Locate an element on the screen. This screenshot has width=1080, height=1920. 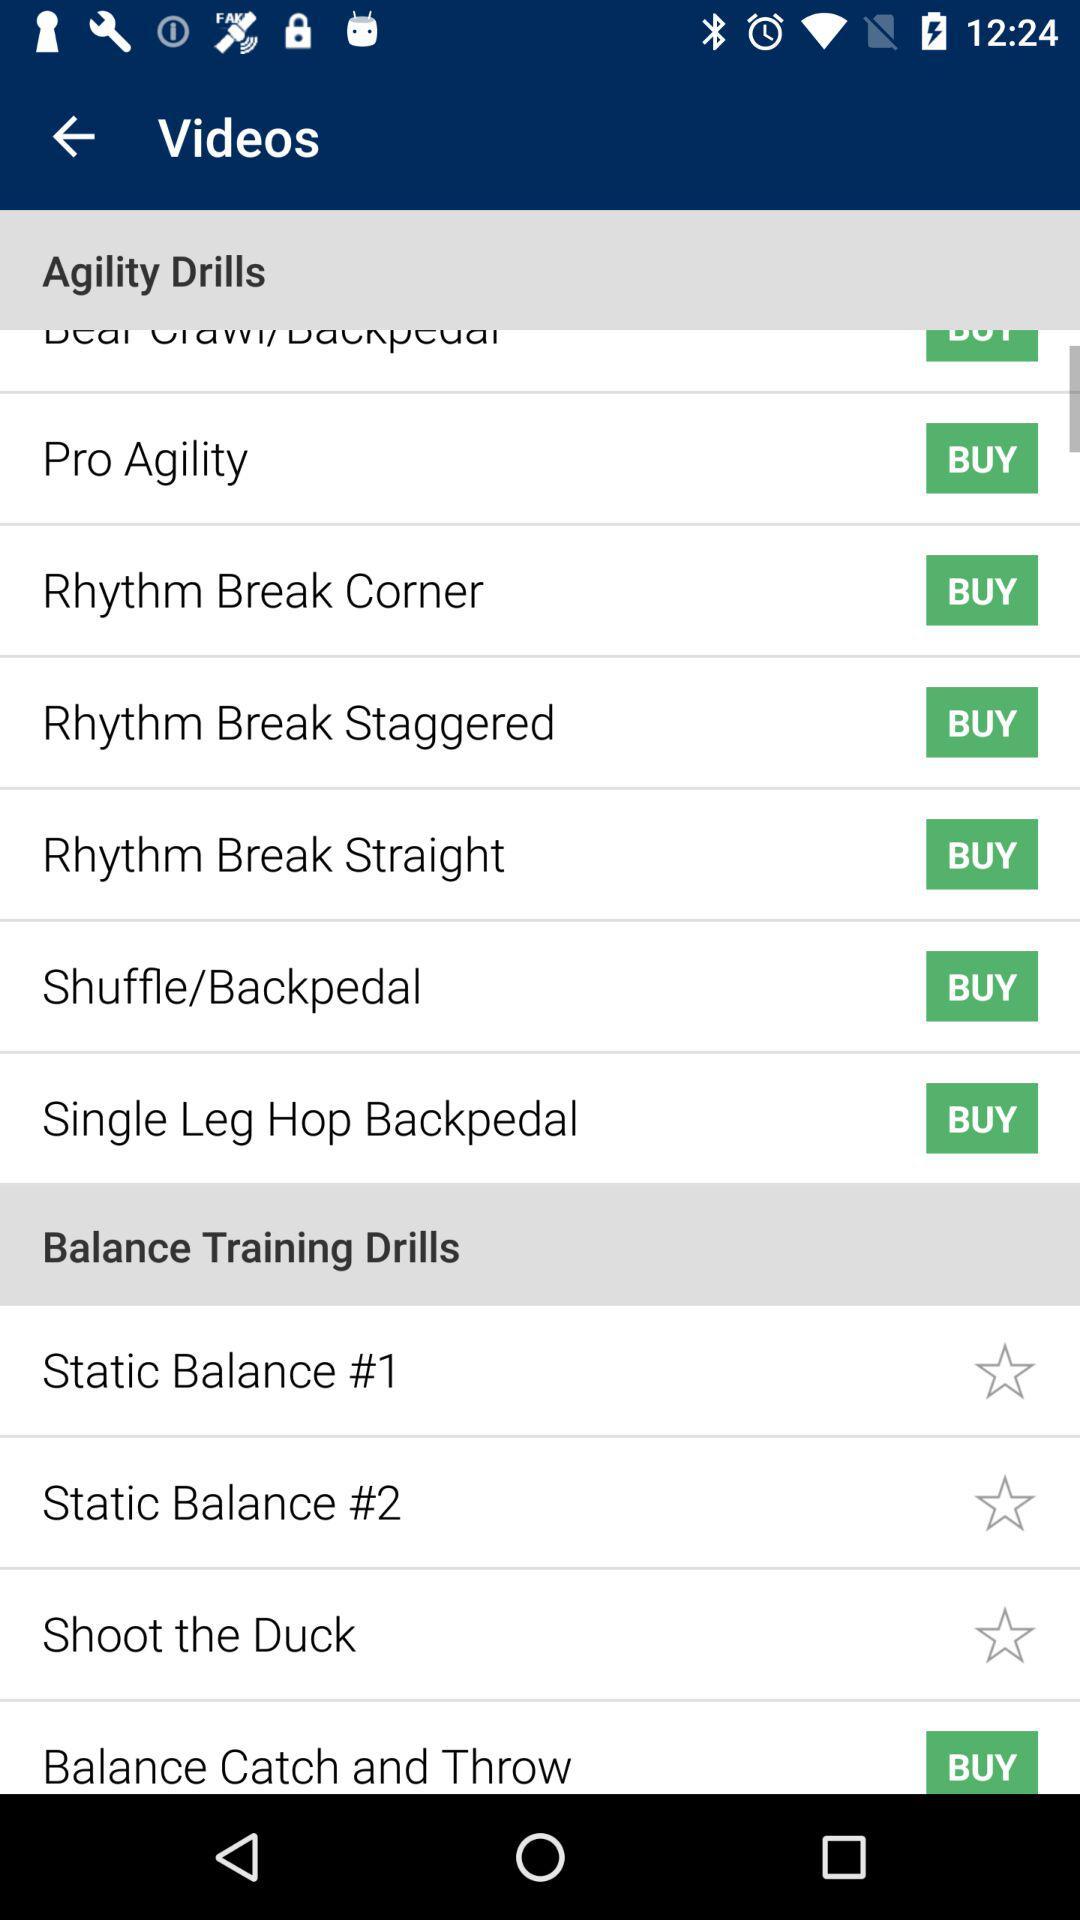
the icon next to the buy icon is located at coordinates (452, 1101).